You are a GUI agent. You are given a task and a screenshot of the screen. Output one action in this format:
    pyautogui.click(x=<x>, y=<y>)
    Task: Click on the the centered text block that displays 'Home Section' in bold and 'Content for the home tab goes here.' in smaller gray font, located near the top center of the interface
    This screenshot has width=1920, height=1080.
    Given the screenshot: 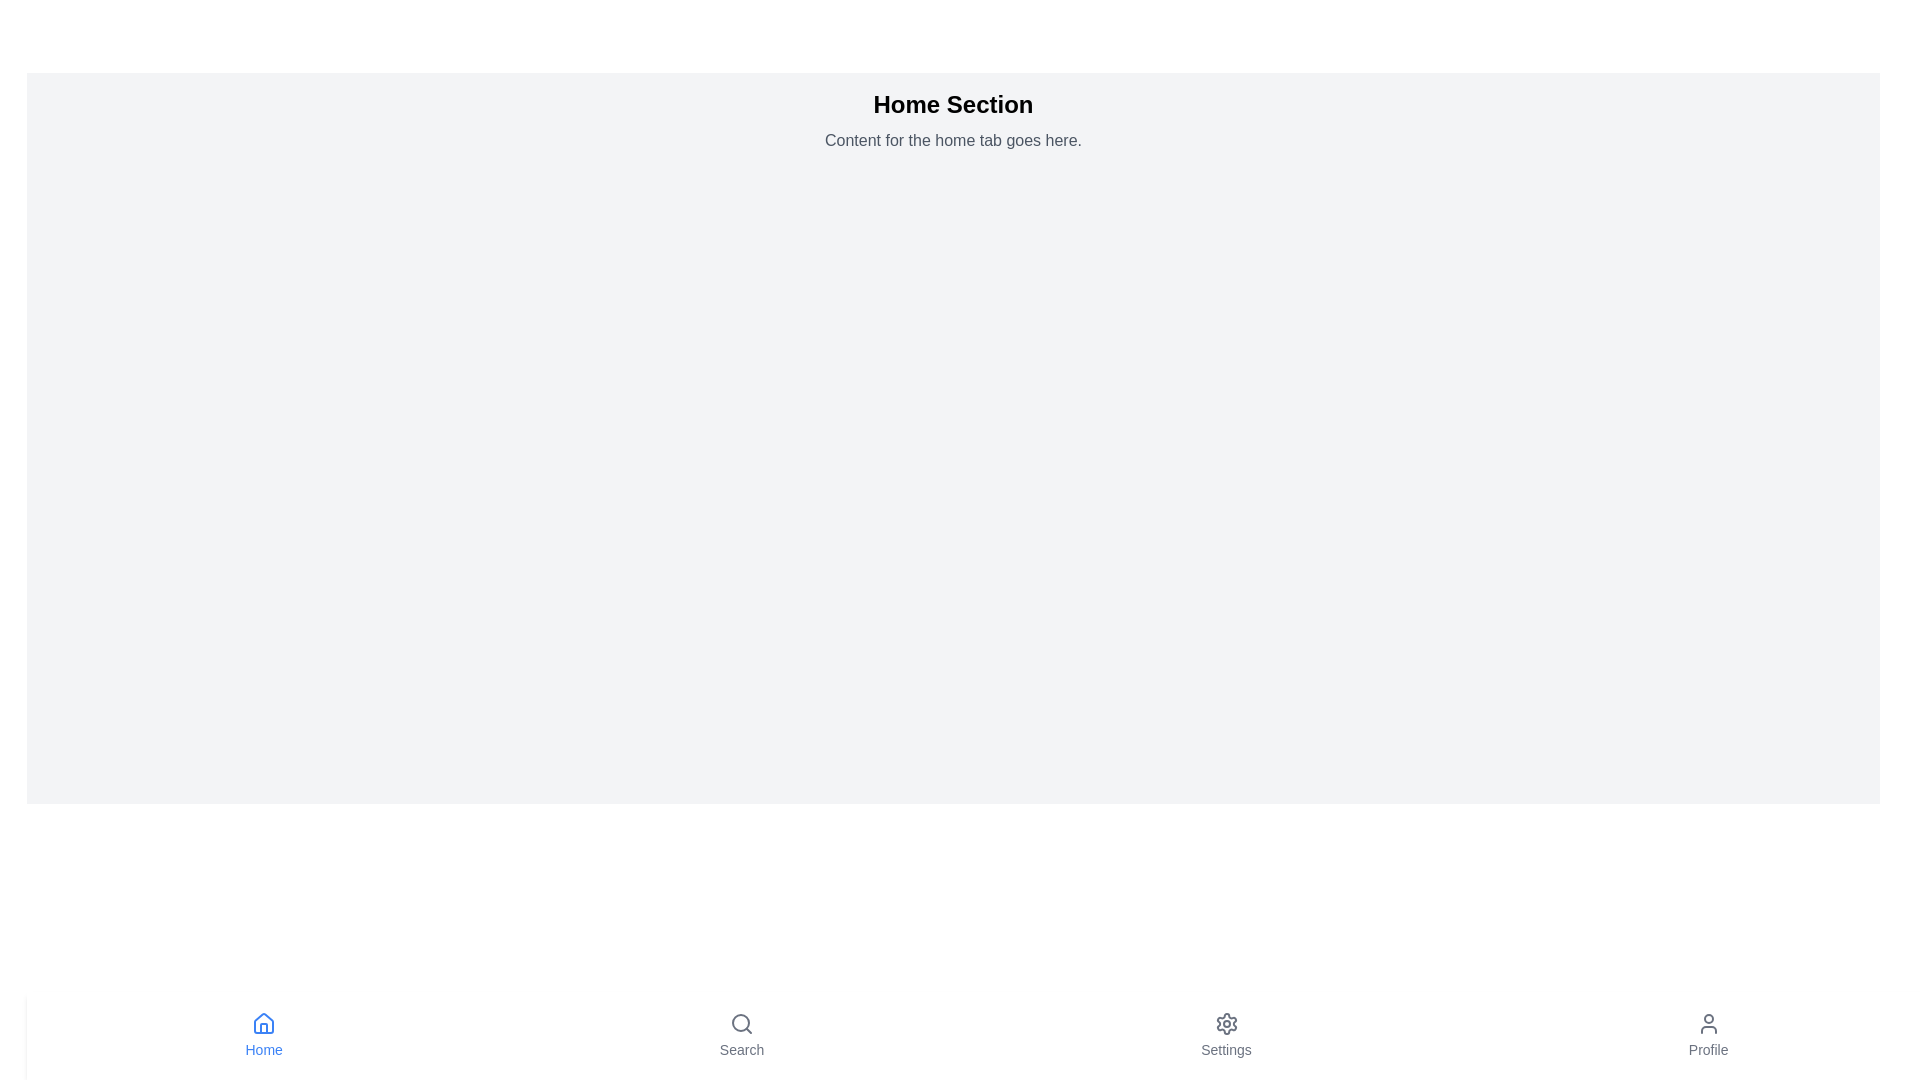 What is the action you would take?
    pyautogui.click(x=952, y=120)
    